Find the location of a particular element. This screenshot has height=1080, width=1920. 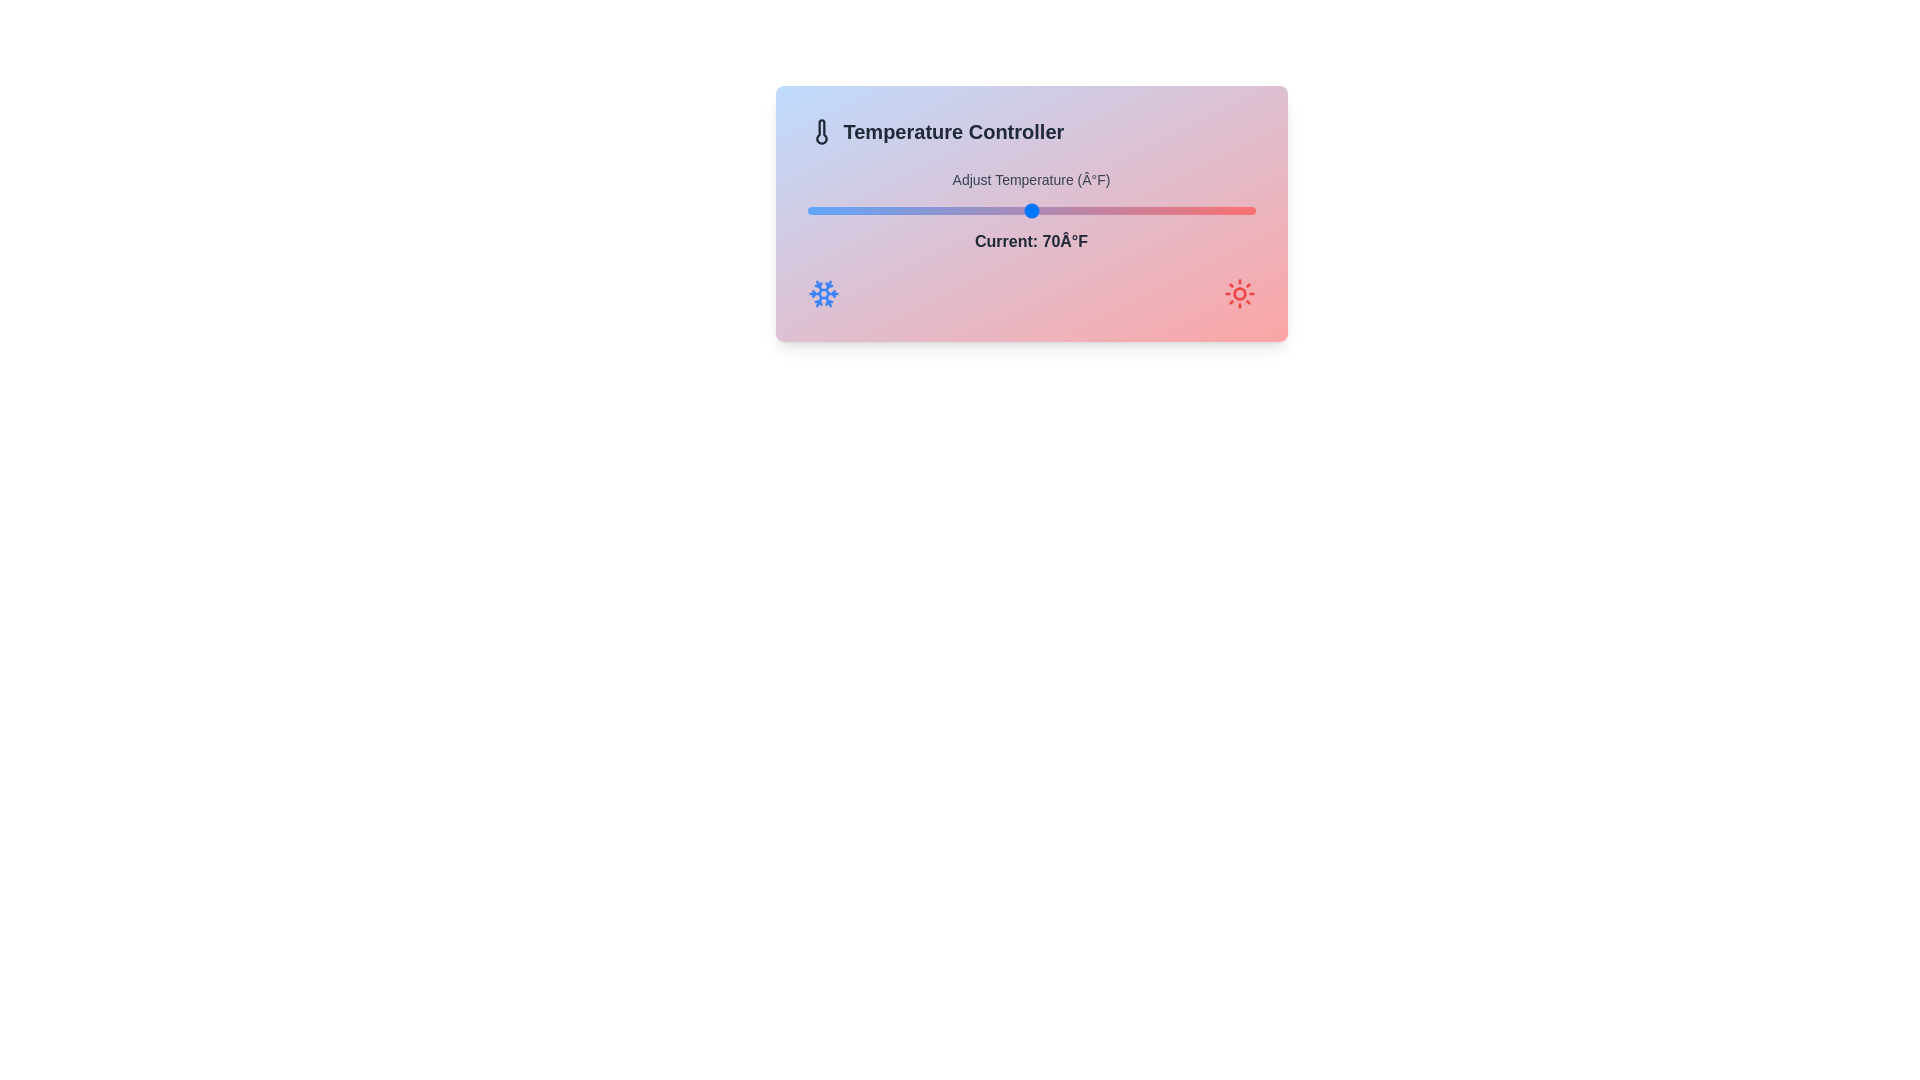

the temperature to 50 degrees Fahrenheit using the slider is located at coordinates (807, 211).